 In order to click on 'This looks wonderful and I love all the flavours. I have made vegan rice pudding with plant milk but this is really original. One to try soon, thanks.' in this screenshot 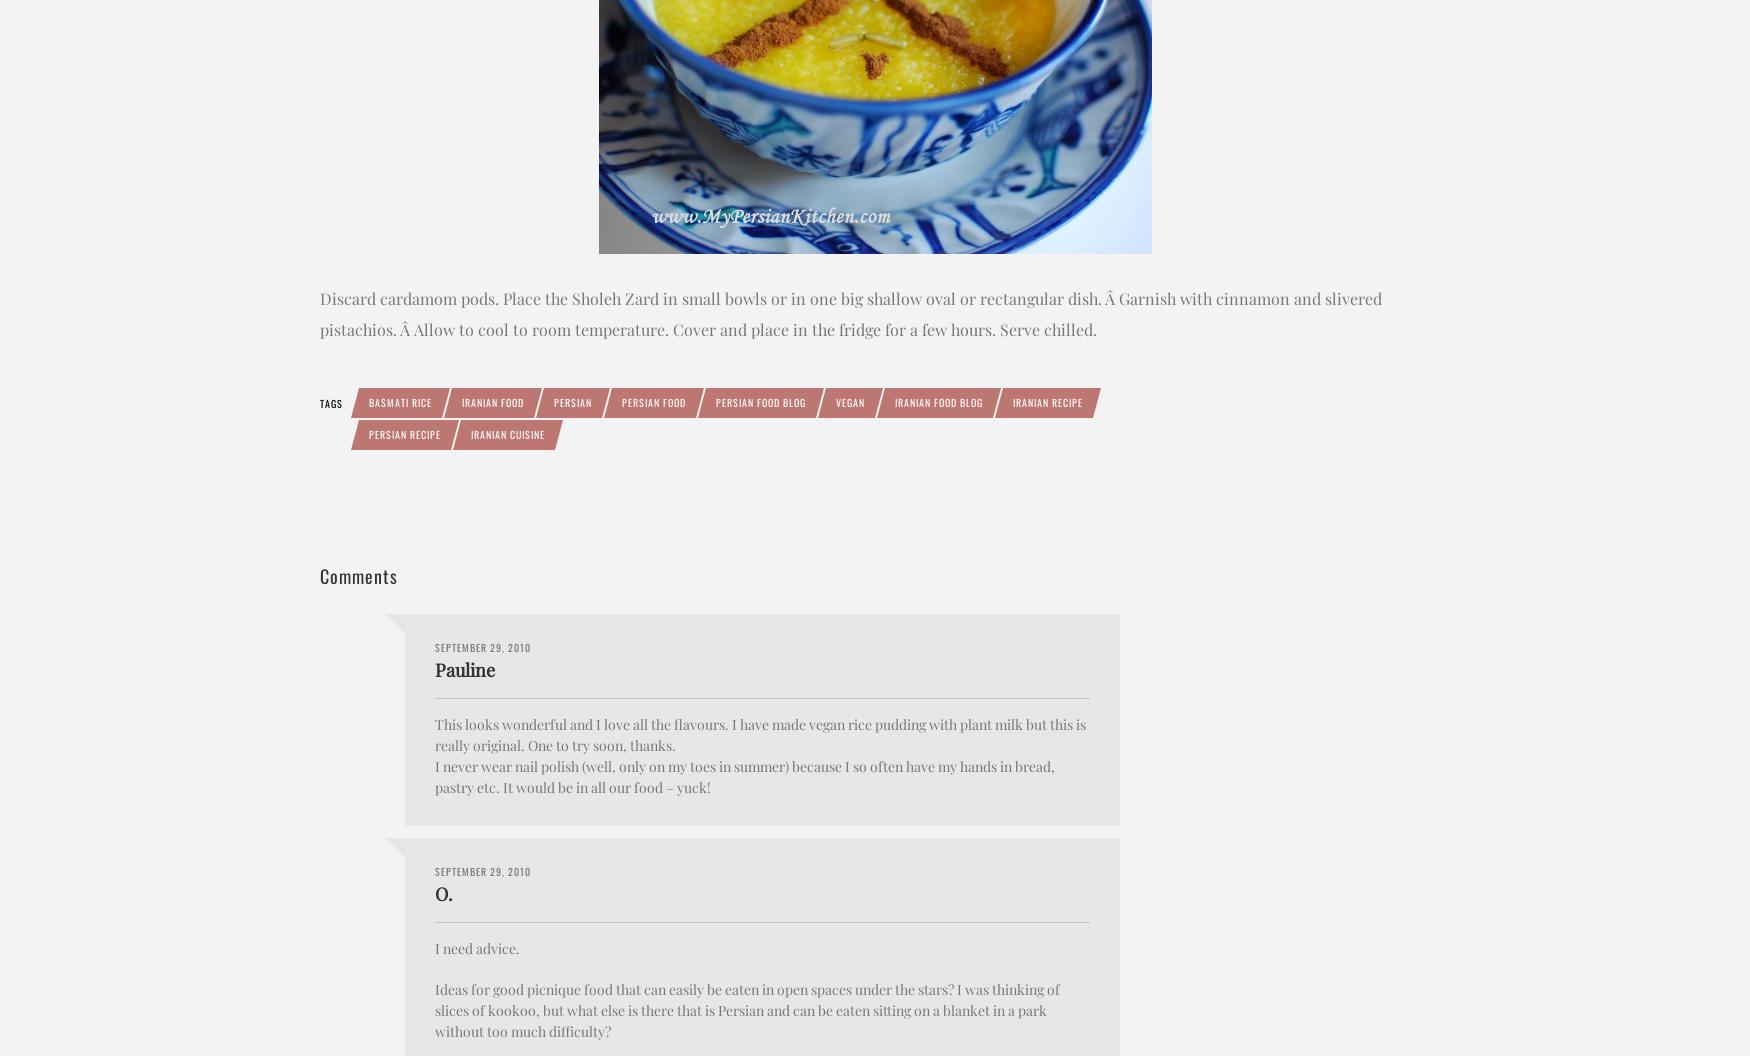, I will do `click(434, 733)`.